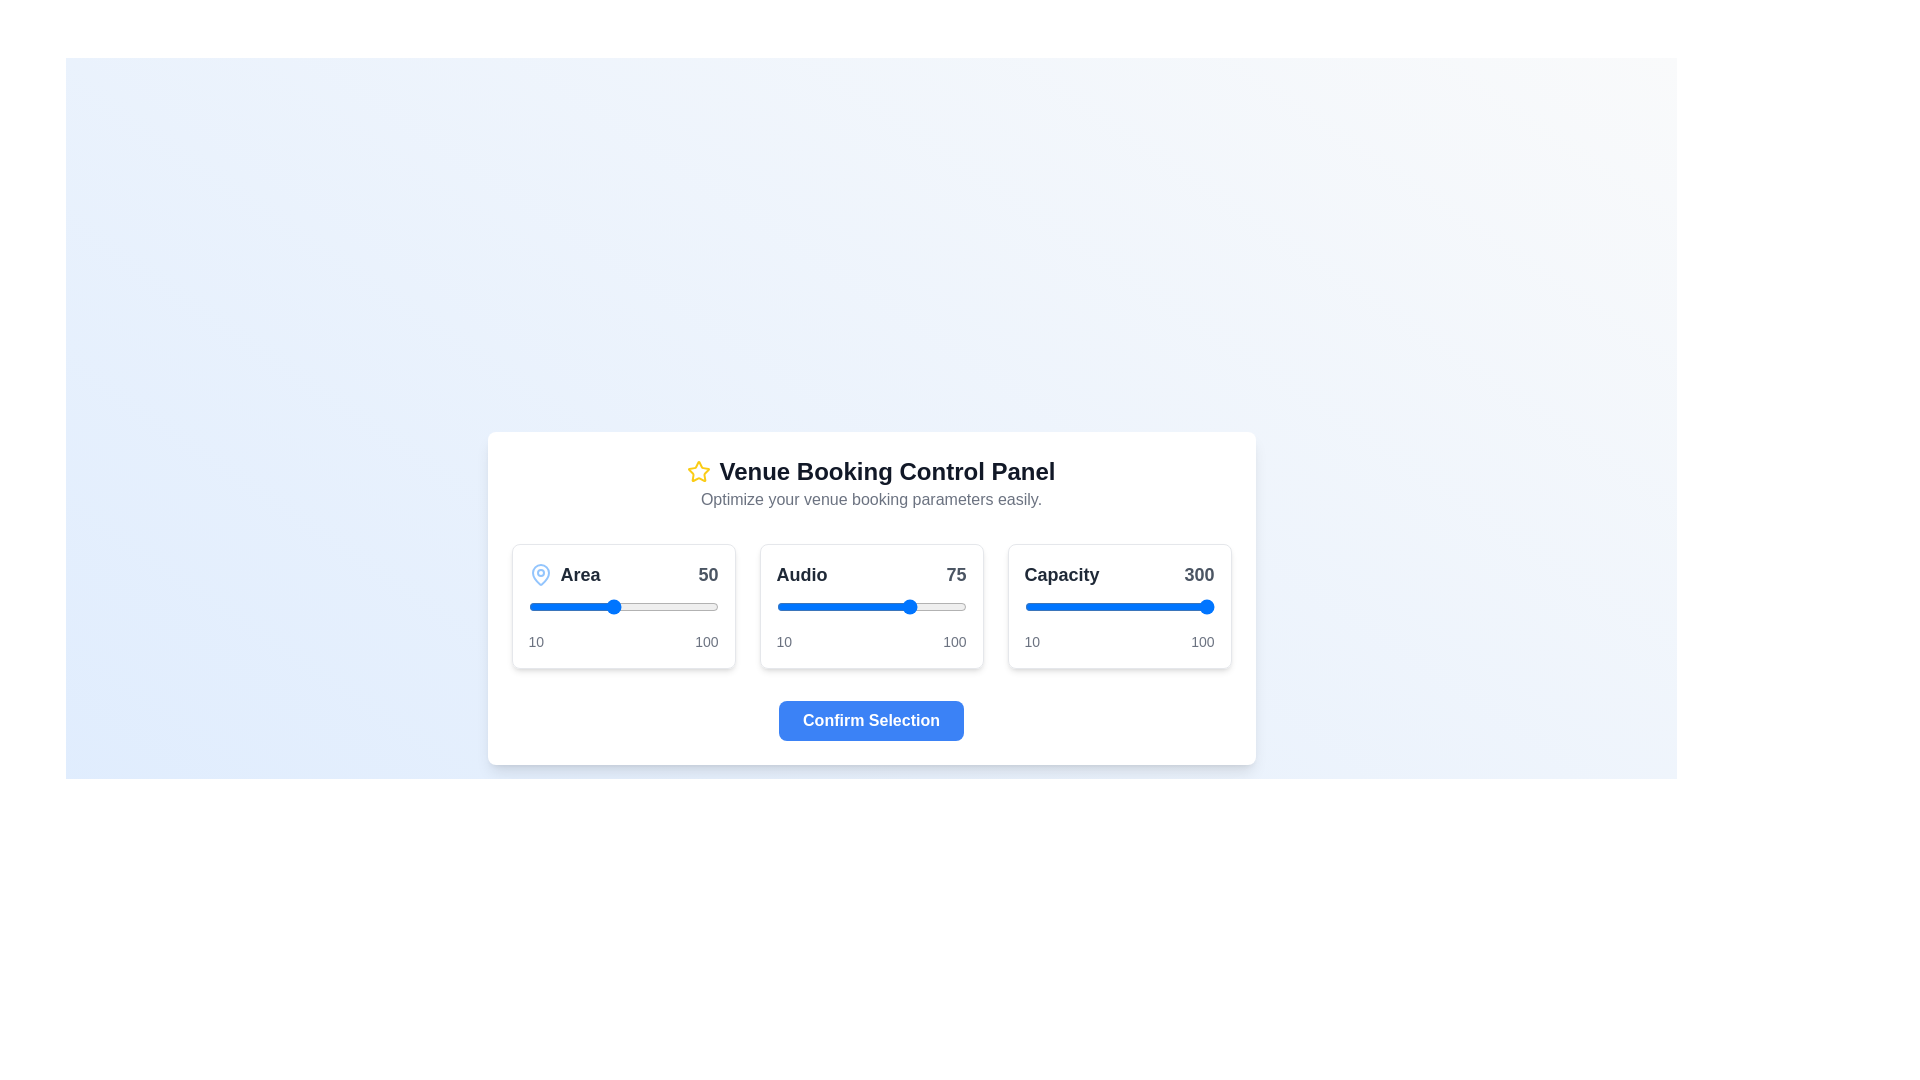 The width and height of the screenshot is (1920, 1080). I want to click on the audio level, so click(775, 605).